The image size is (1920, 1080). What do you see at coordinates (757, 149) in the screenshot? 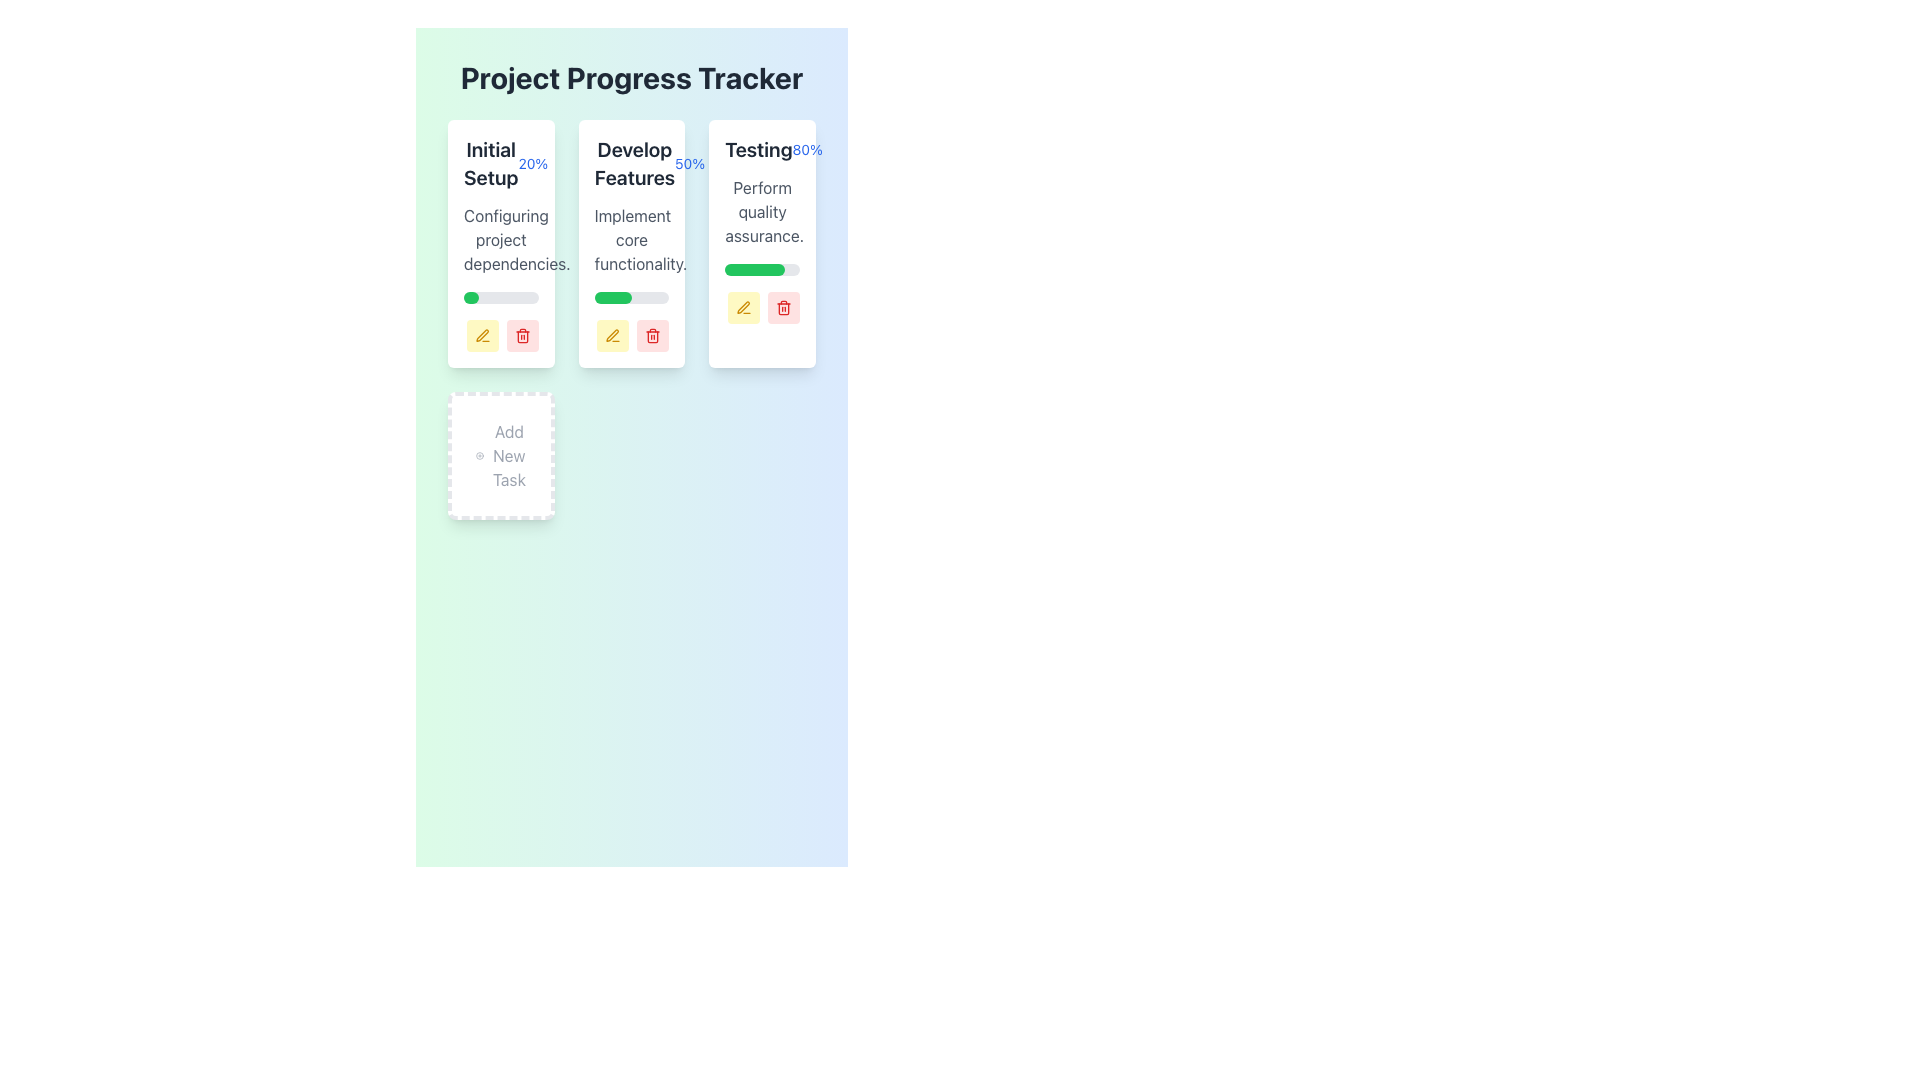
I see `the text element that labels the task 'Testing' located in the upper section of the card, positioned to the left of the '80%' progress text` at bounding box center [757, 149].